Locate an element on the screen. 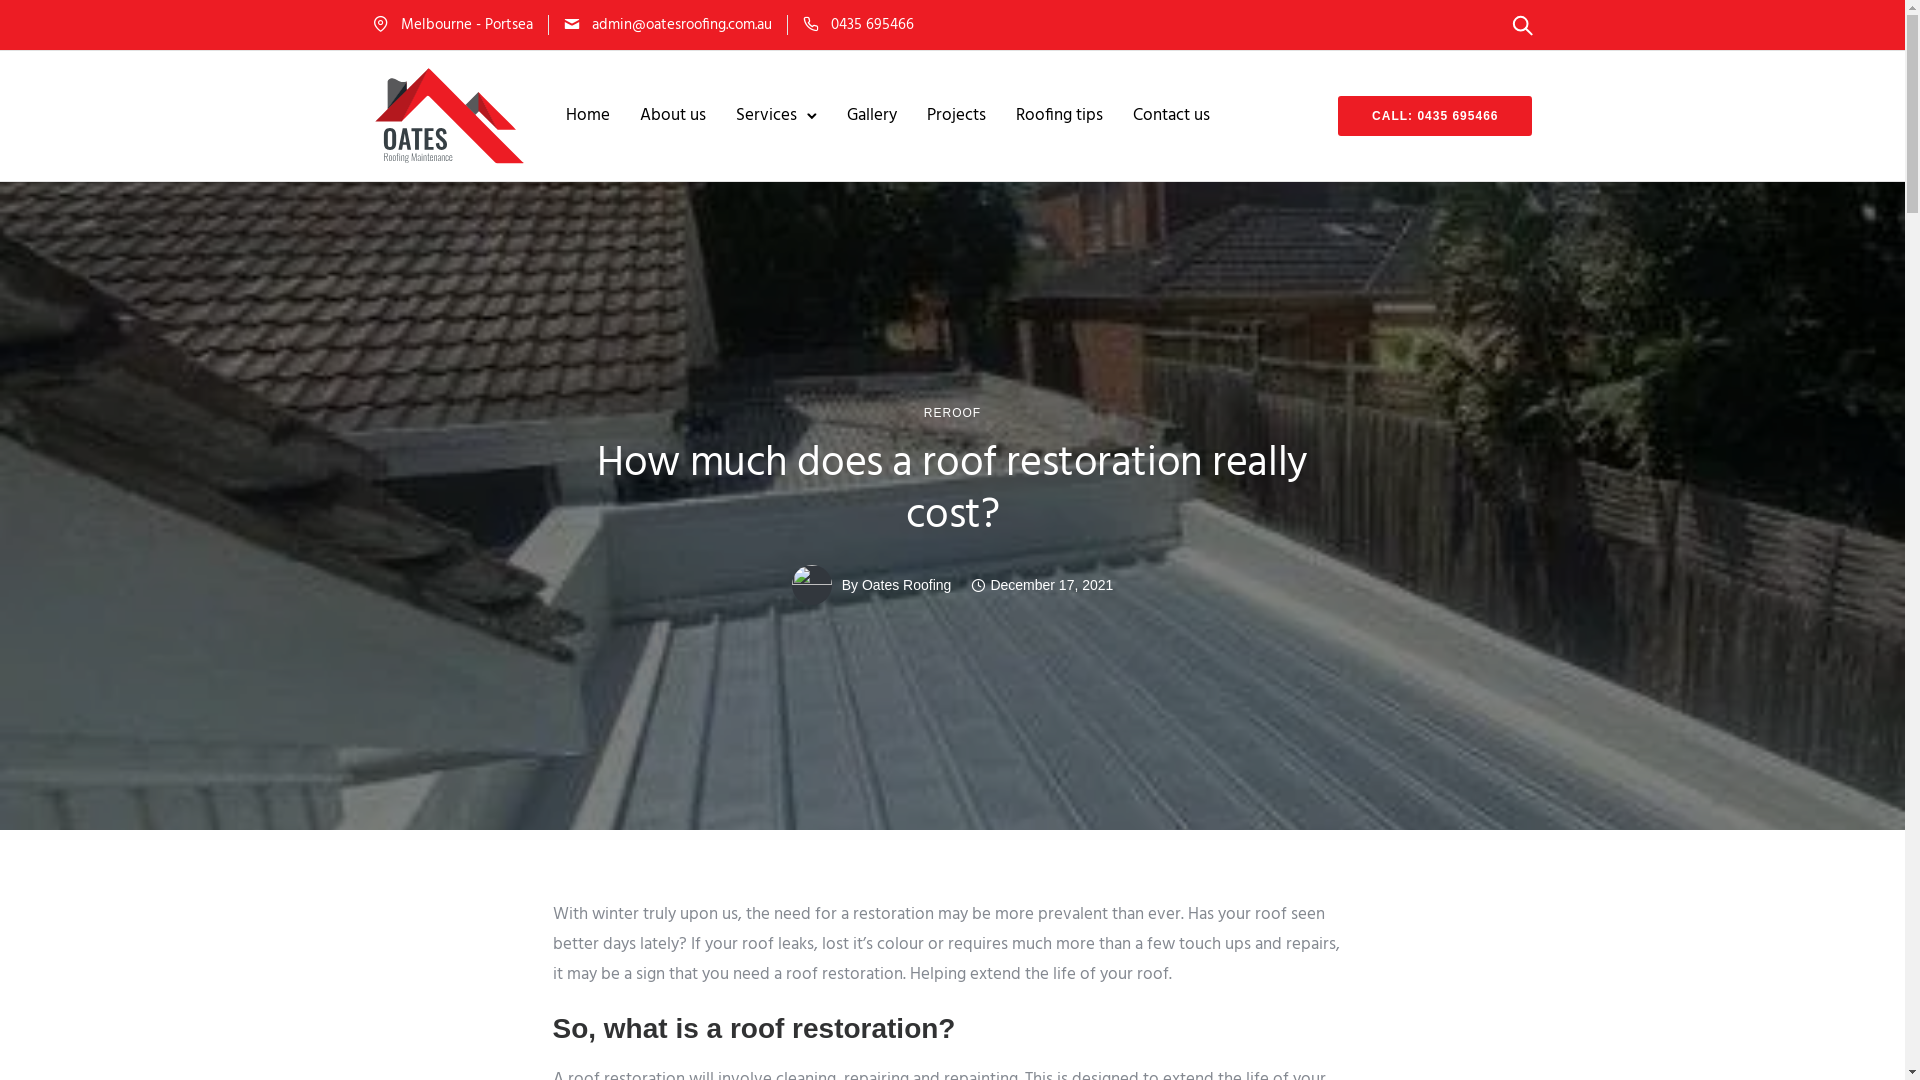  'Melbourne - Portsea' is located at coordinates (399, 23).